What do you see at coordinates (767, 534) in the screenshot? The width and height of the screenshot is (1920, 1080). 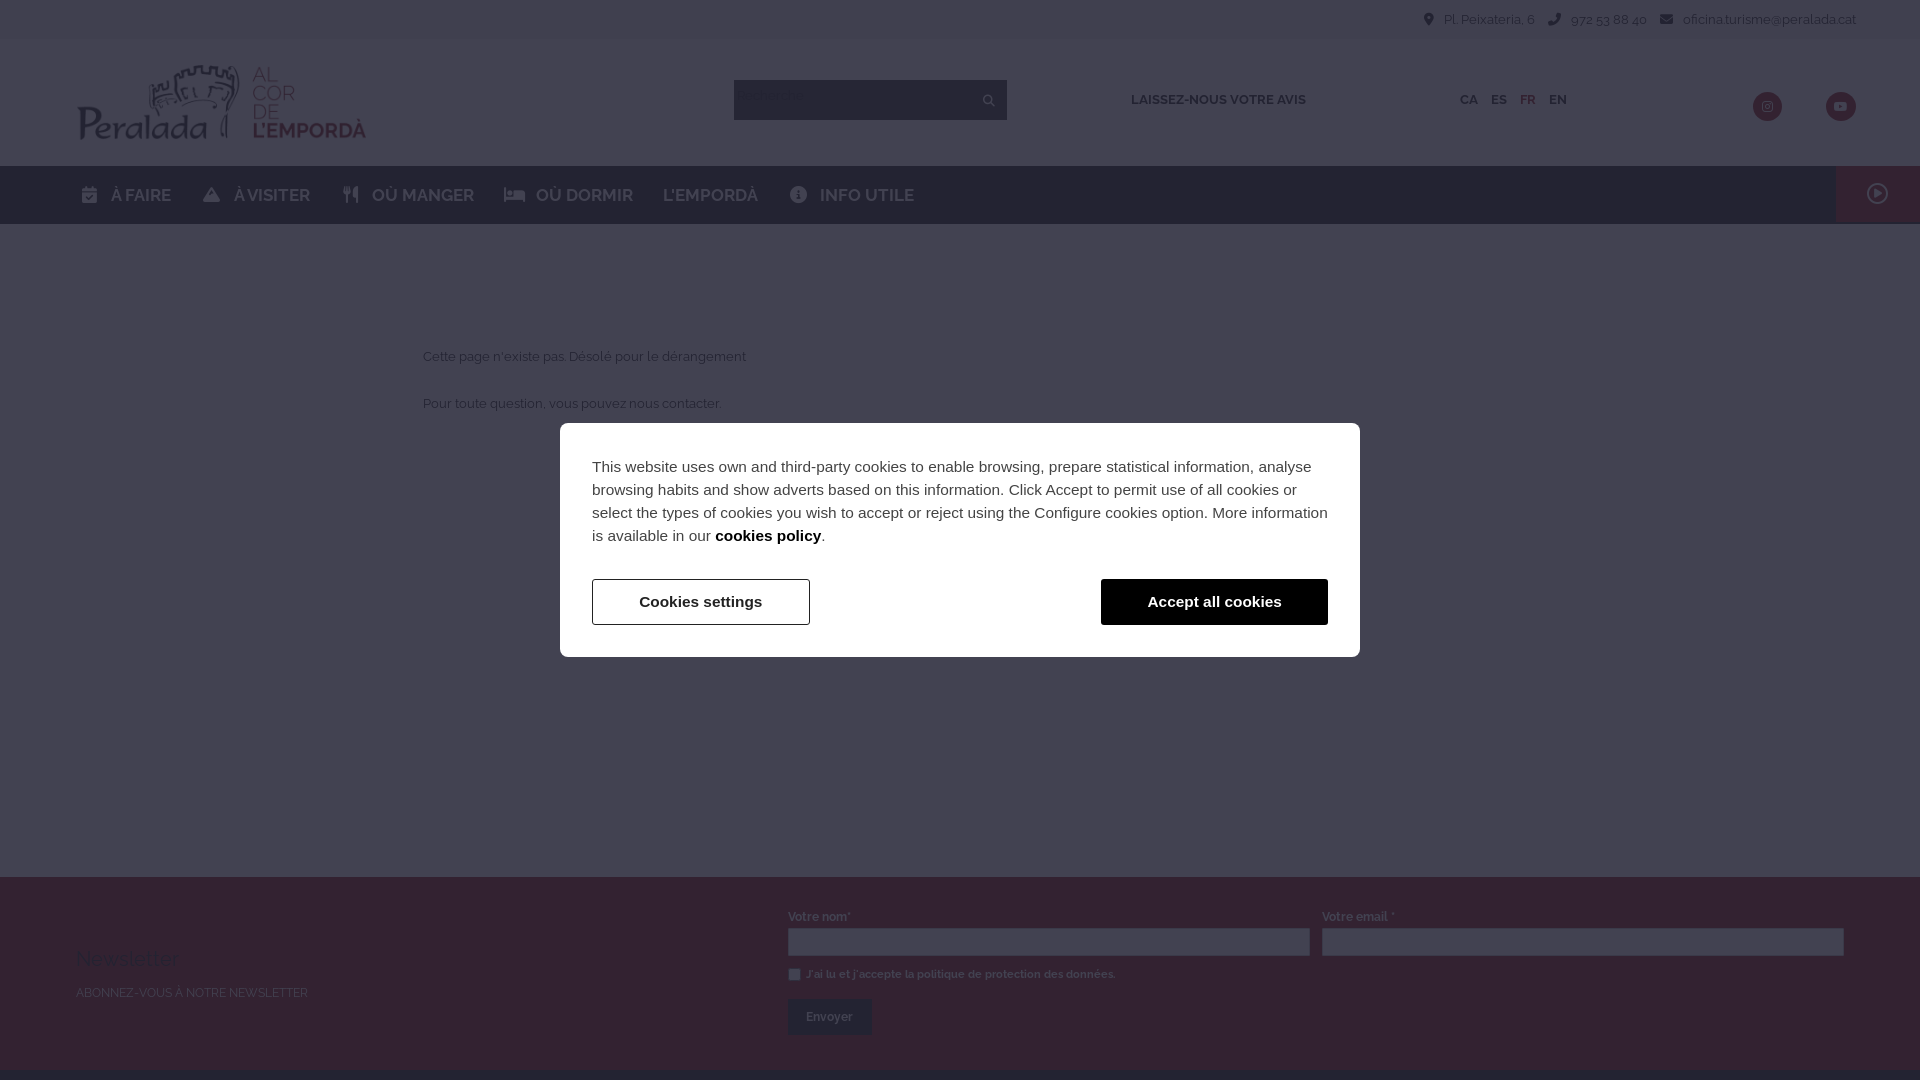 I see `'cookies policy'` at bounding box center [767, 534].